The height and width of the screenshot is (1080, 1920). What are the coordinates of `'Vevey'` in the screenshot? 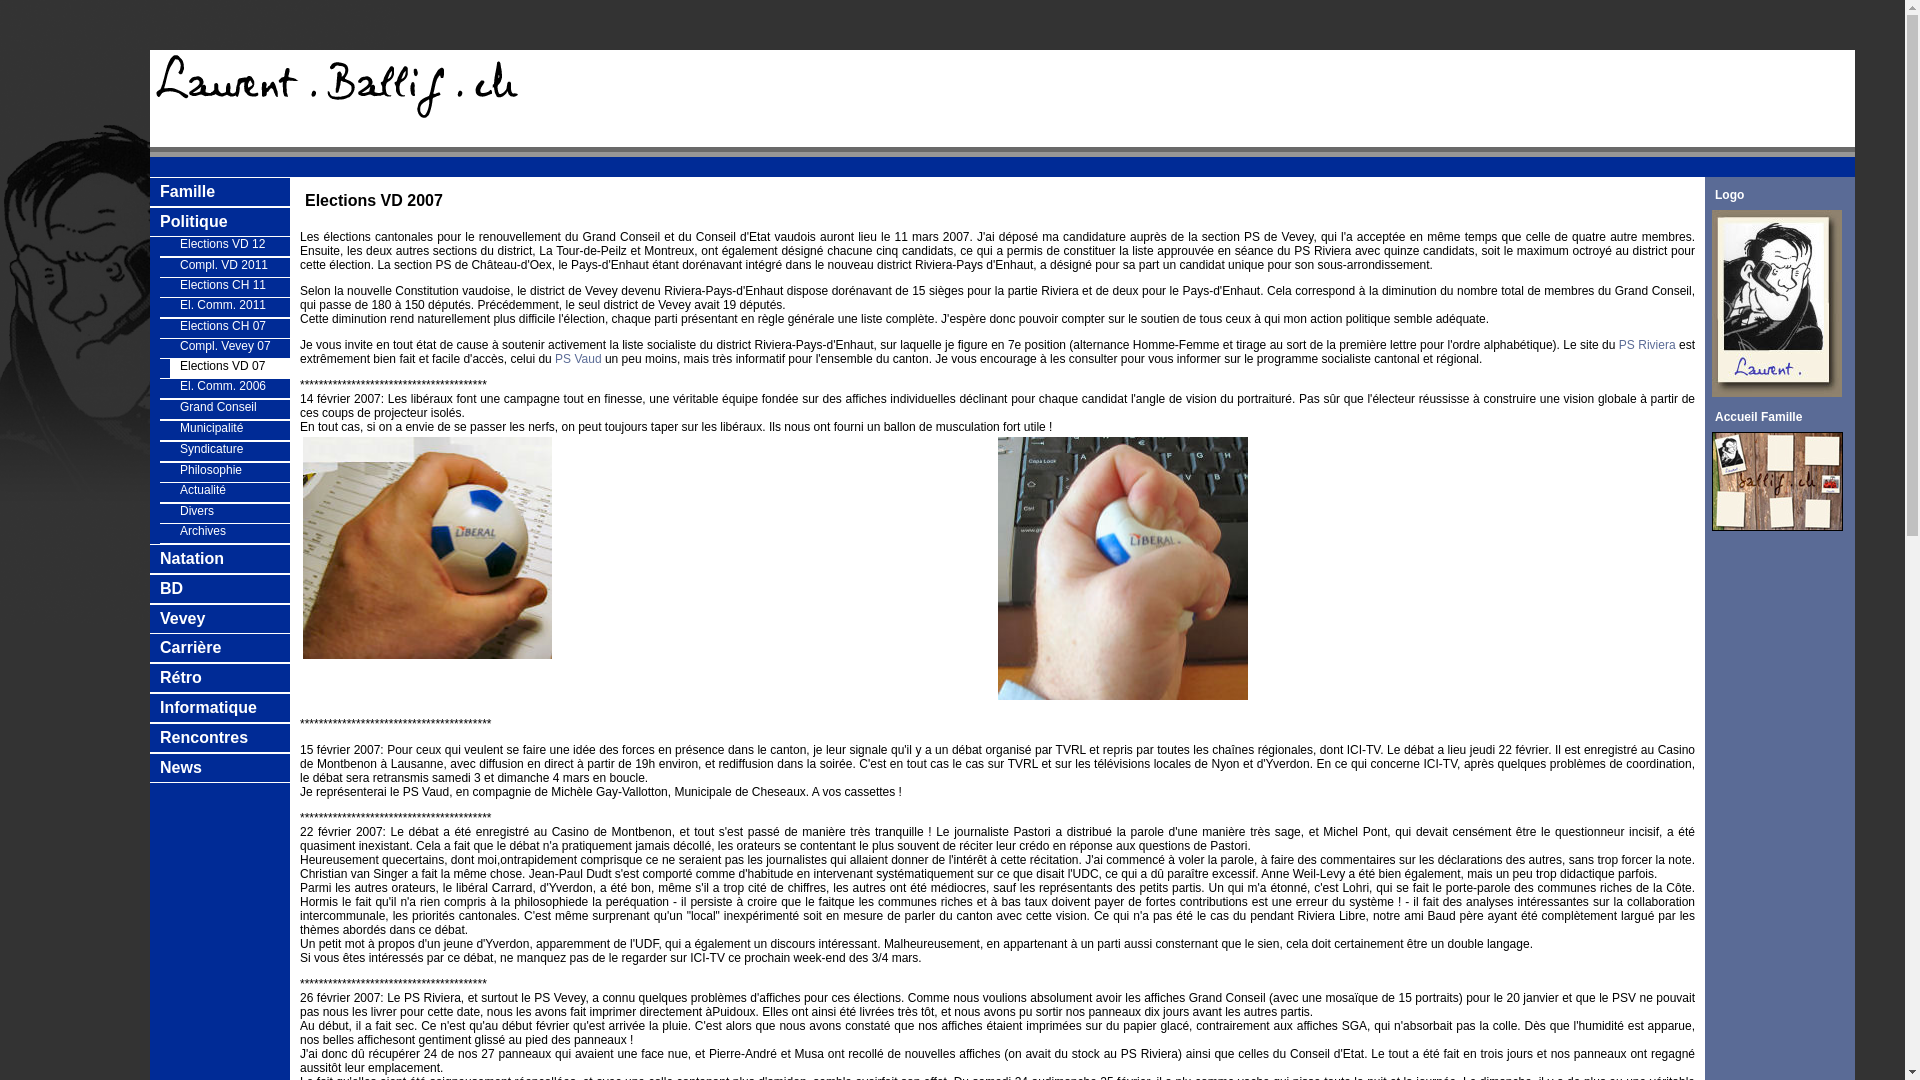 It's located at (225, 617).